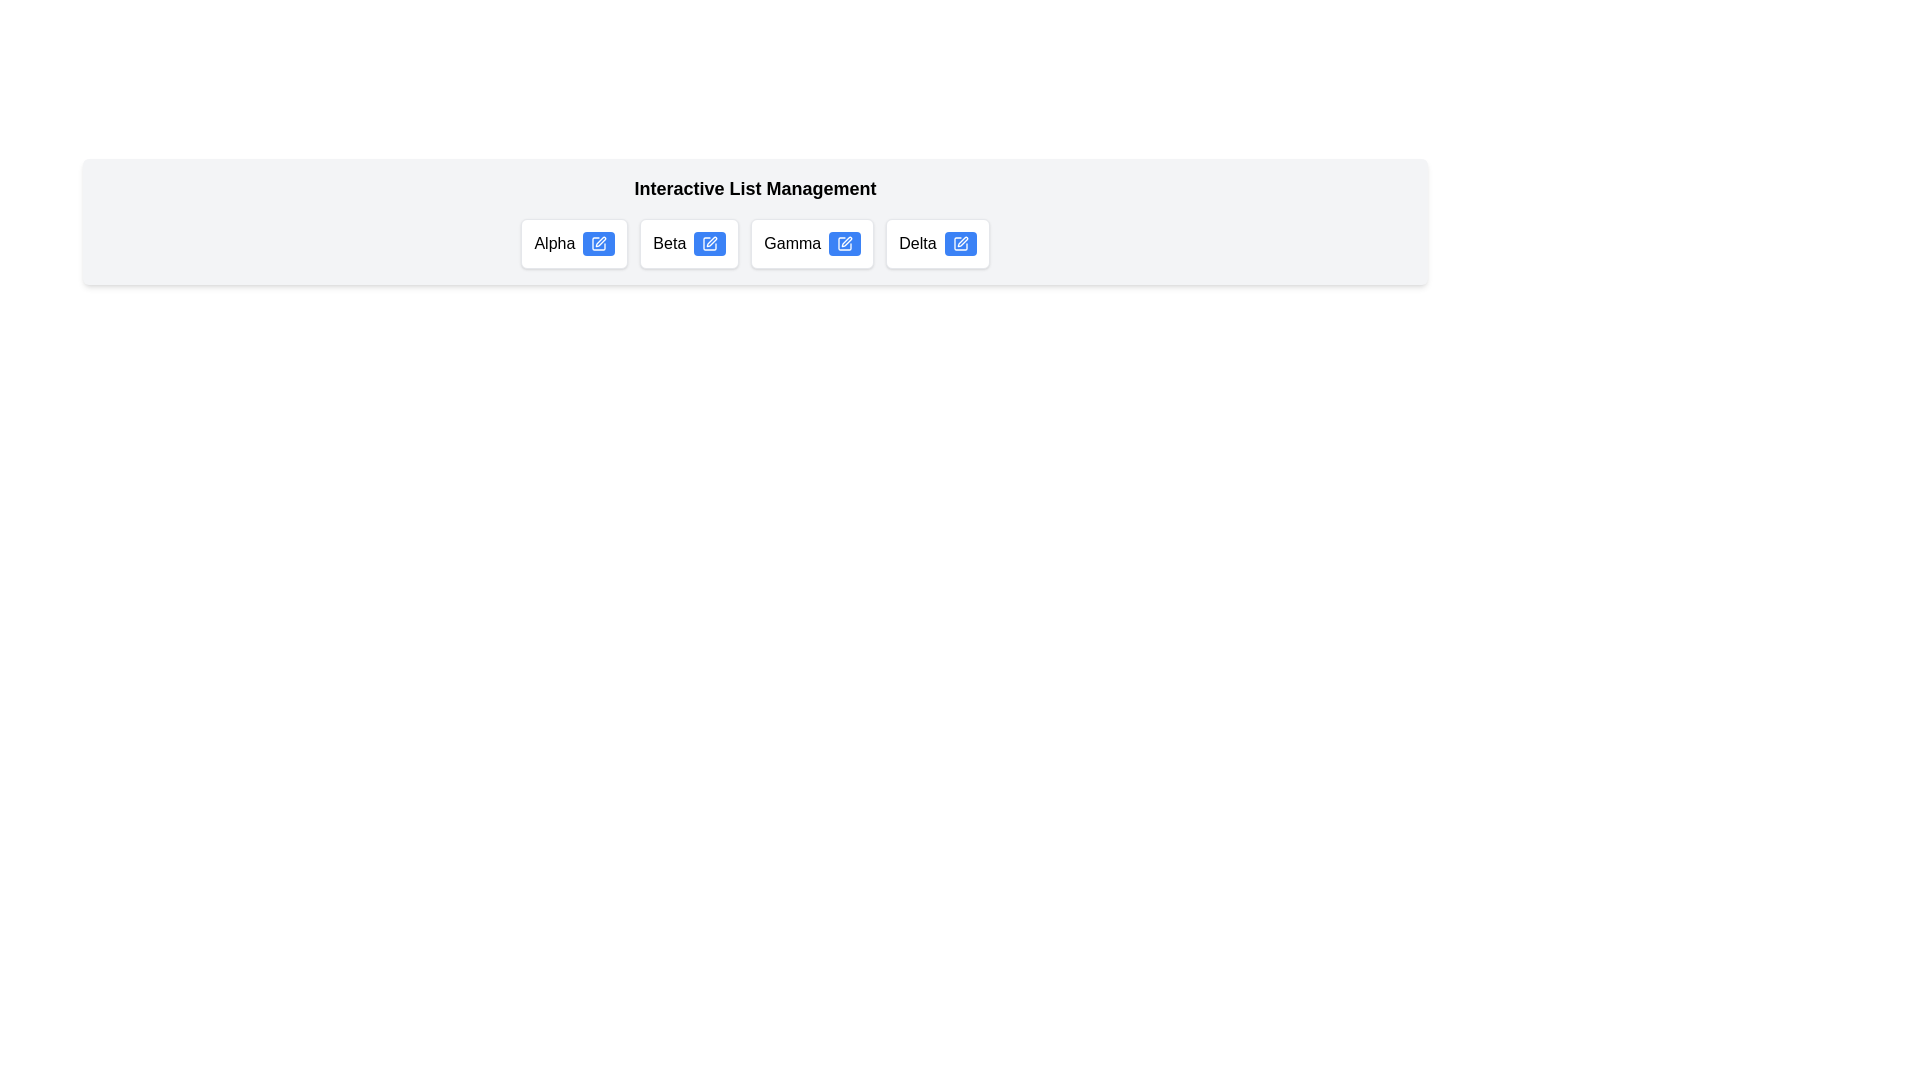 The image size is (1920, 1080). Describe the element at coordinates (845, 242) in the screenshot. I see `the interactive editing button with a pen icon located immediately to the right of the 'Gamma' button` at that location.